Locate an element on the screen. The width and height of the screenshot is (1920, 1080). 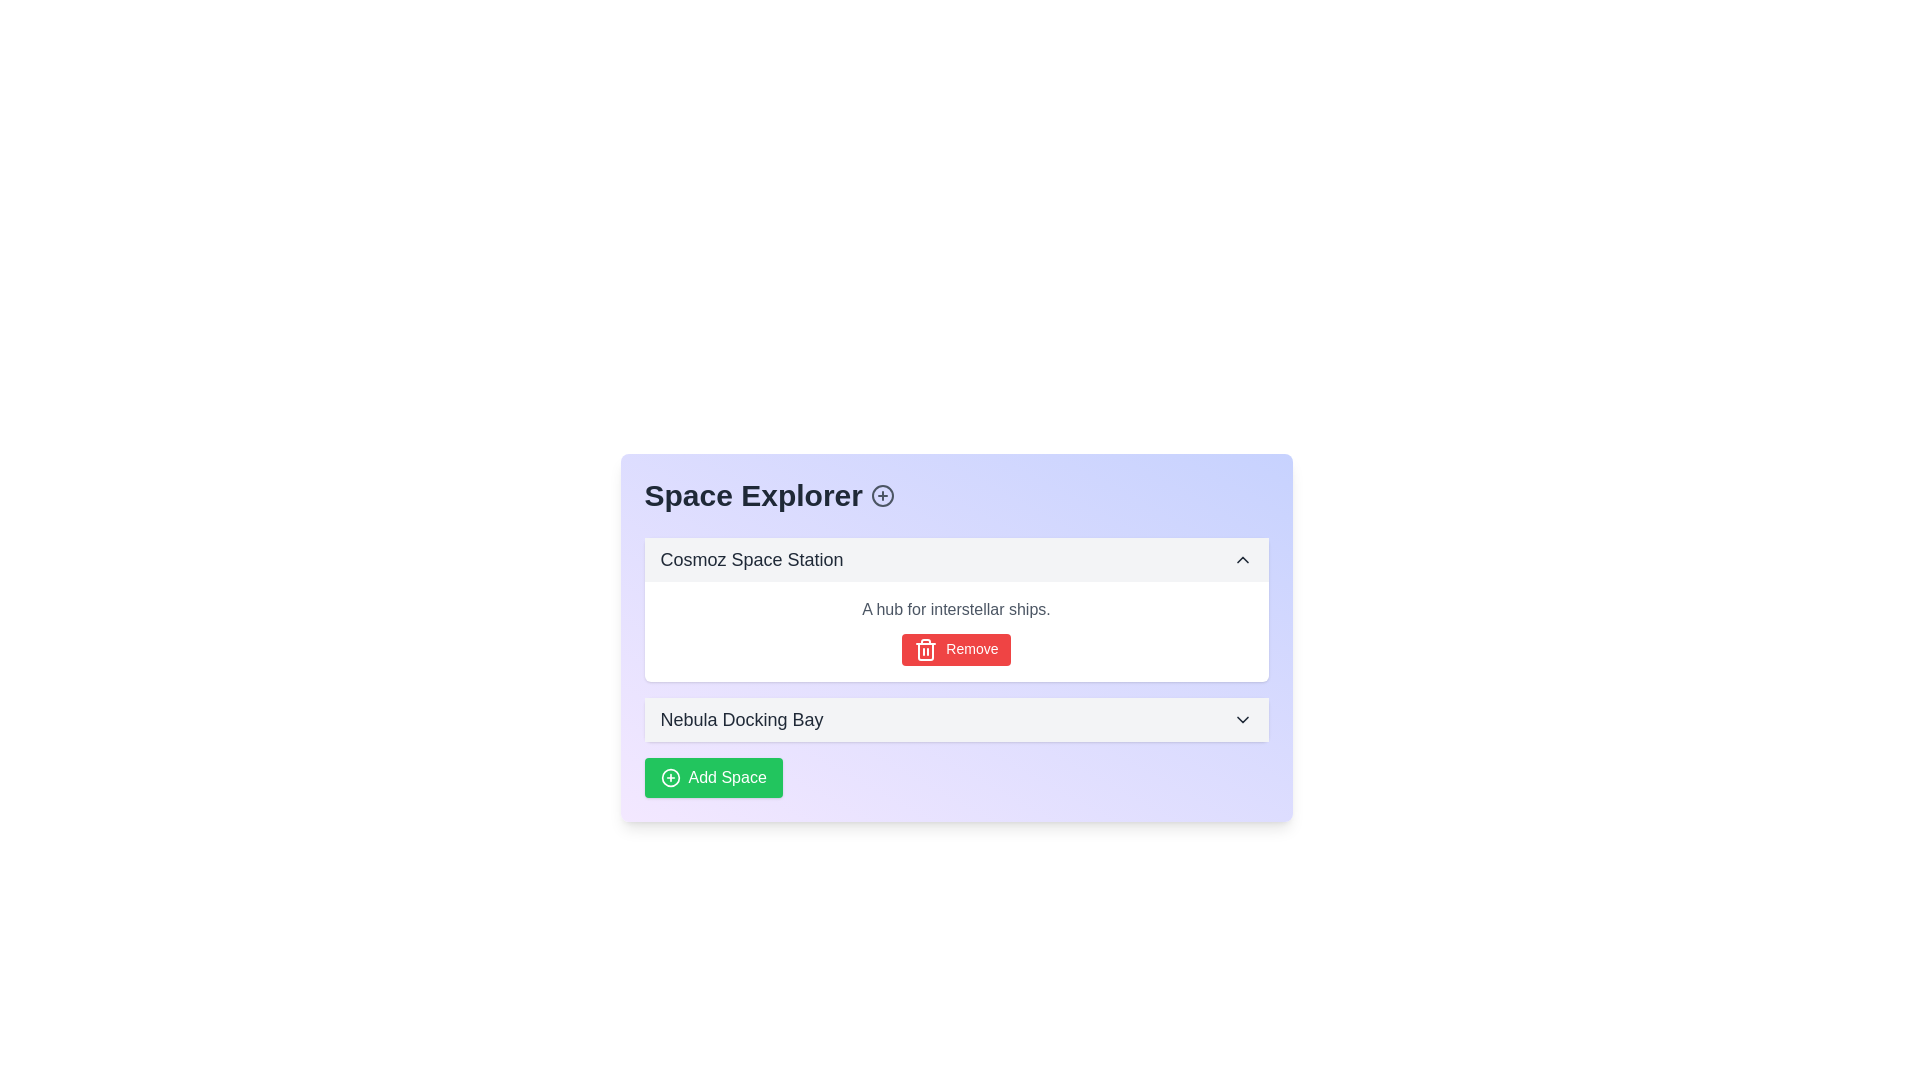
the dropdown menu for 'Nebula Docking Bay' is located at coordinates (955, 720).